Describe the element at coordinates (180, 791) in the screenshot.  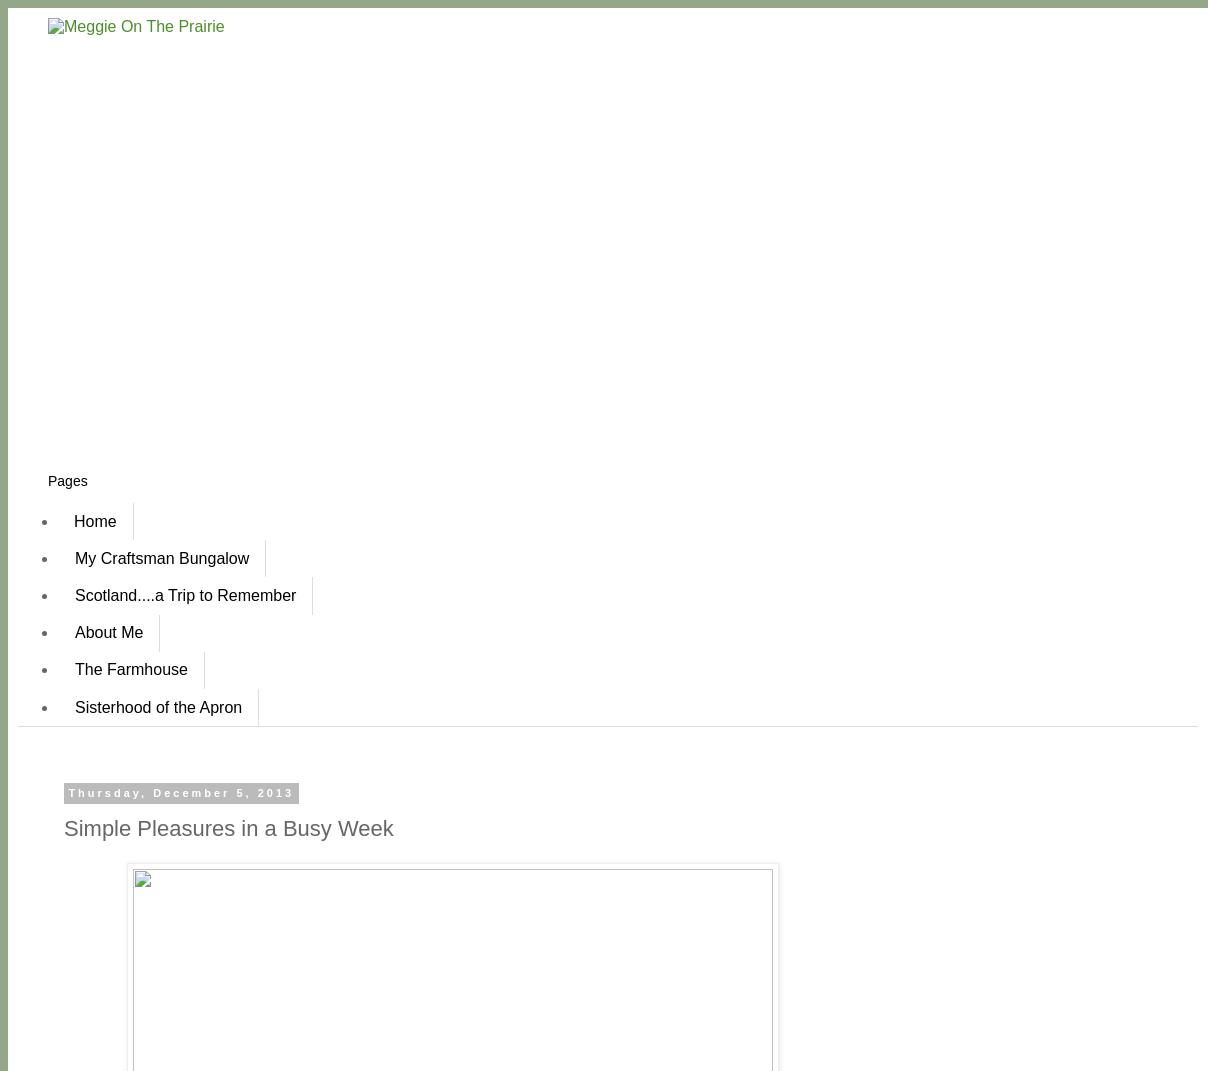
I see `'Thursday, December 5, 2013'` at that location.